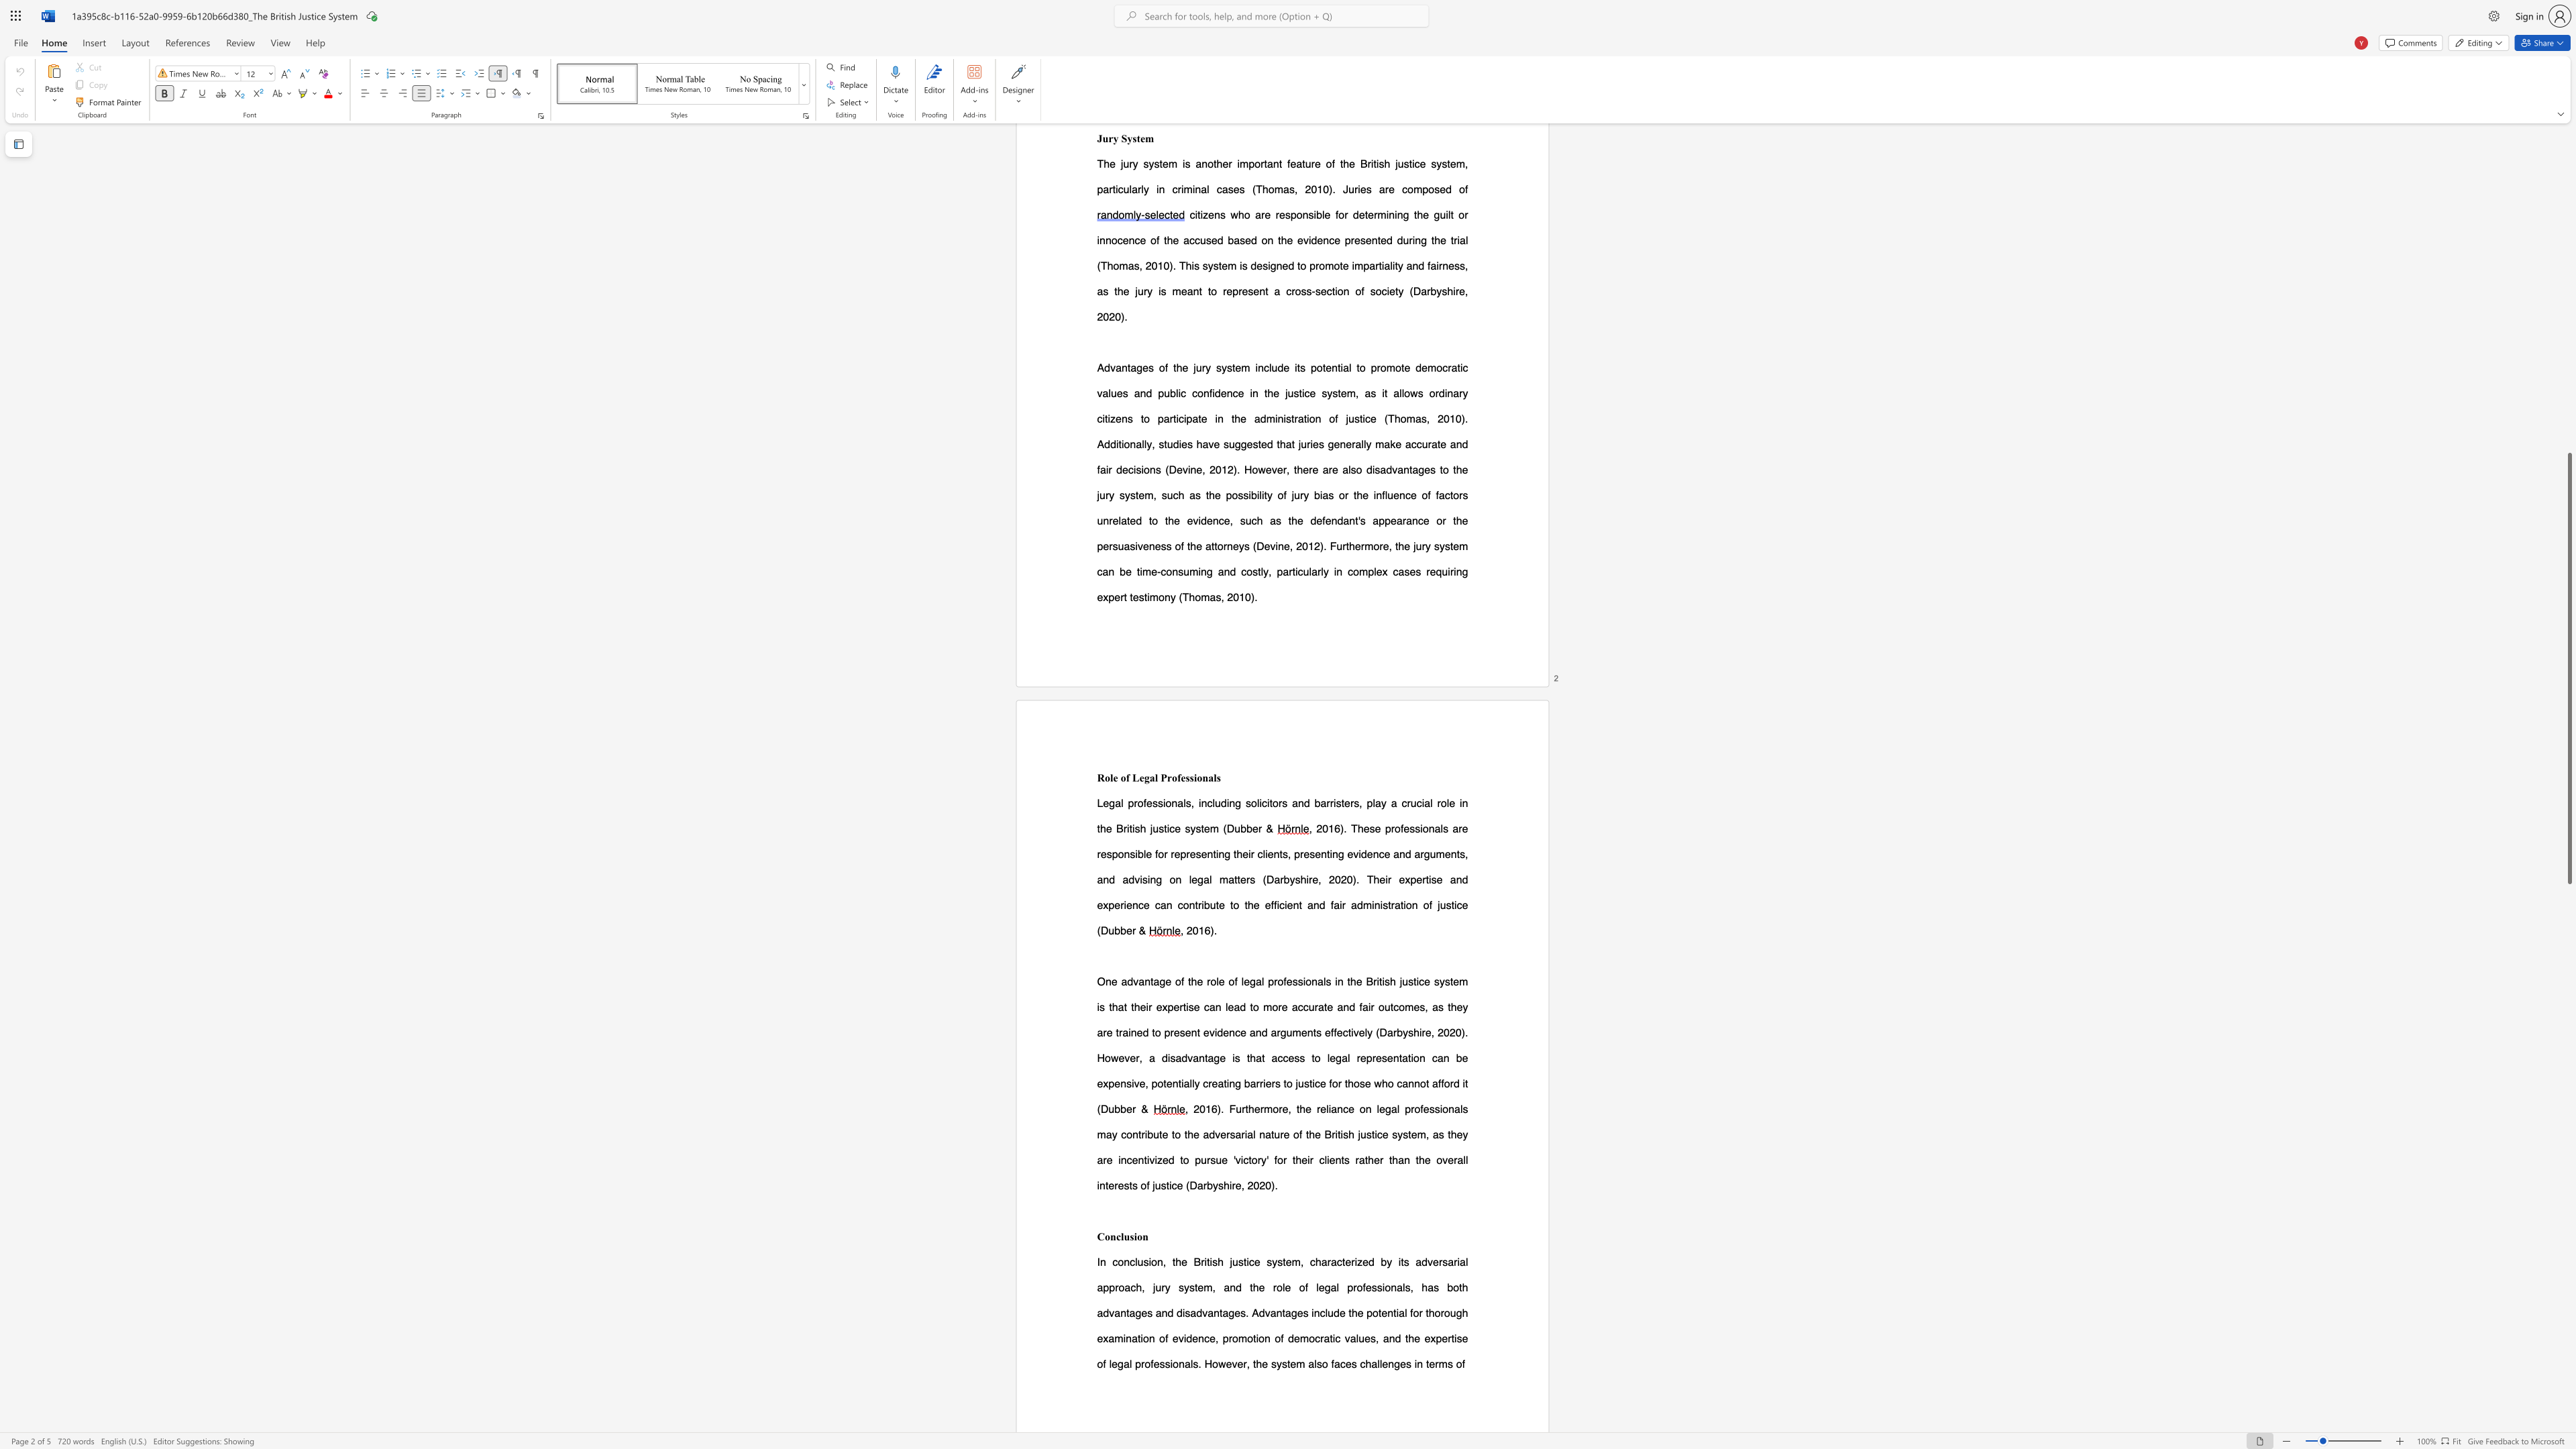  I want to click on the 1th character "f" in the text, so click(1156, 854).